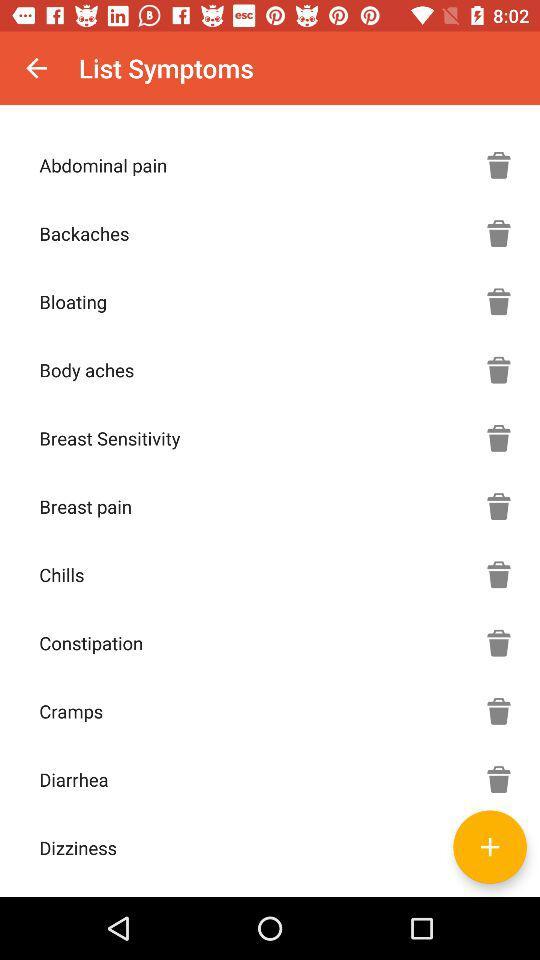 This screenshot has height=960, width=540. I want to click on delete symptom, so click(498, 711).